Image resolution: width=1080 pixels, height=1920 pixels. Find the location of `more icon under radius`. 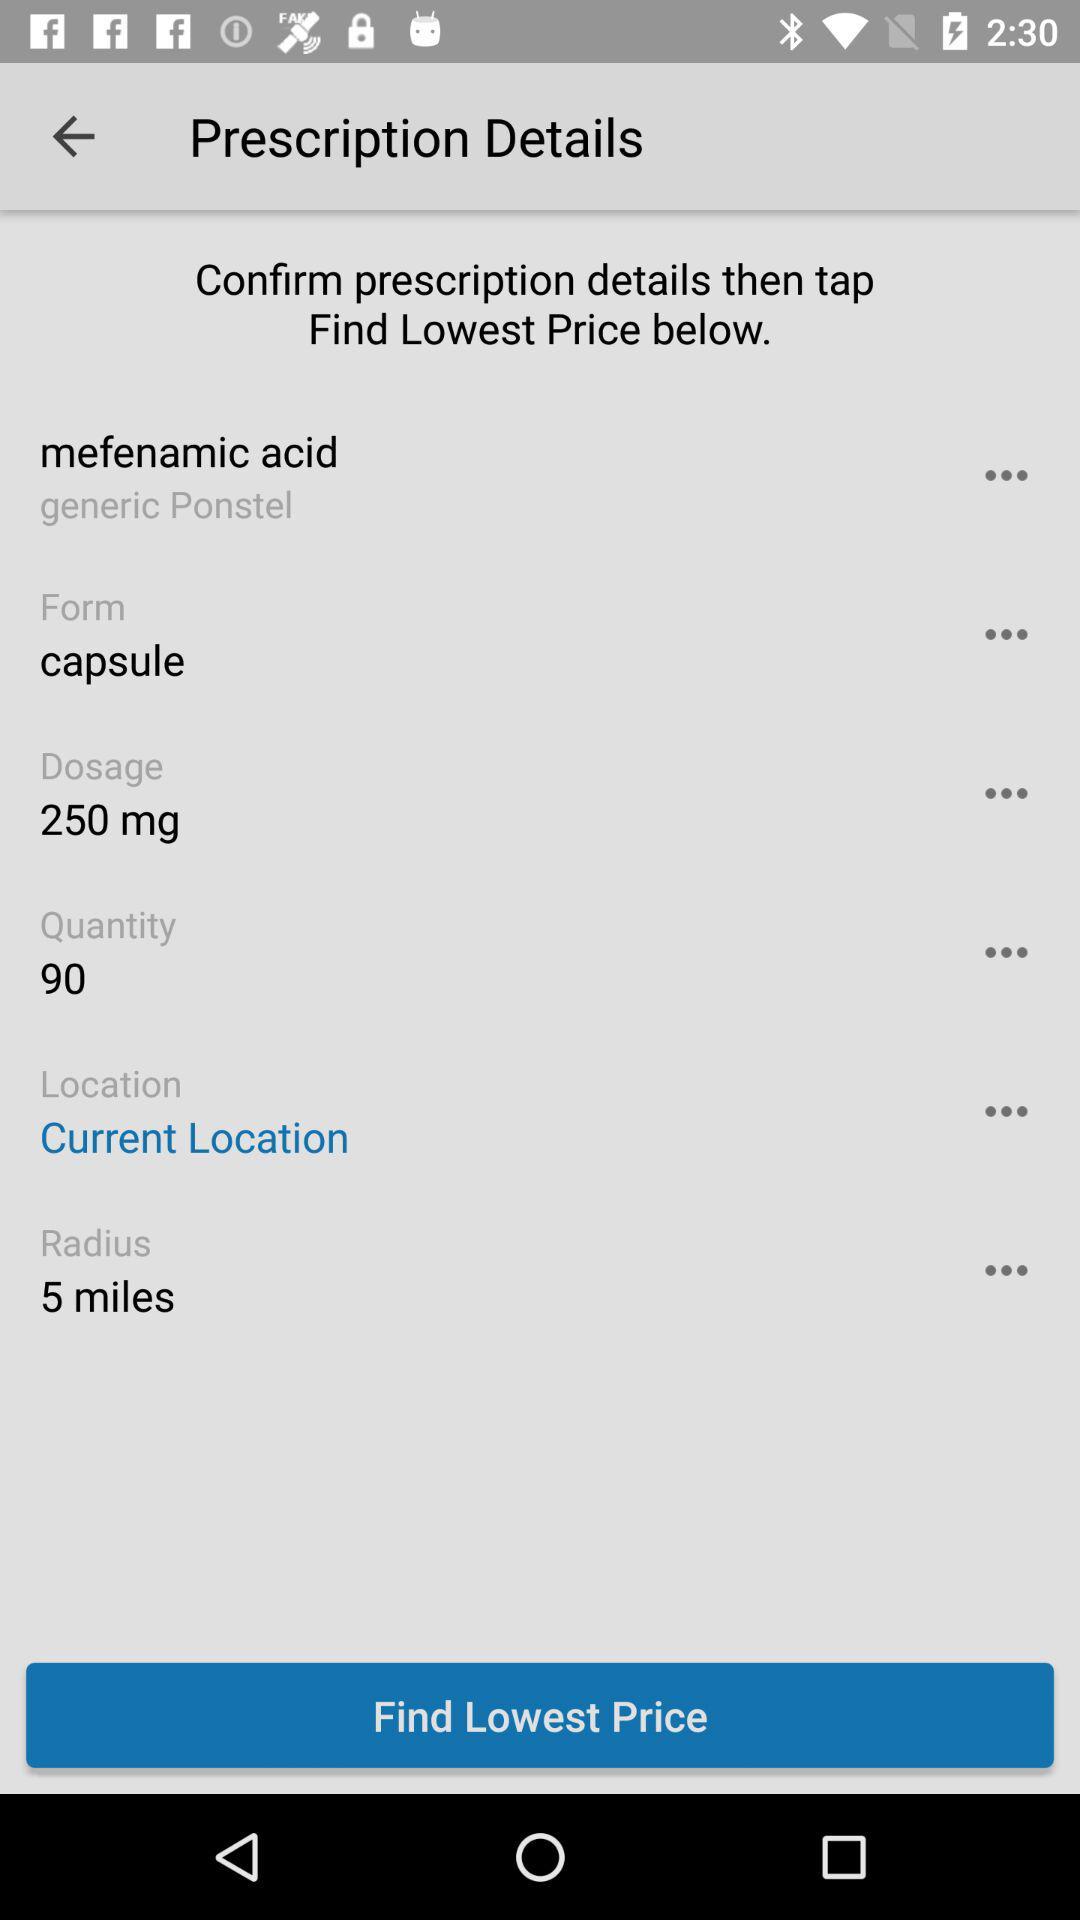

more icon under radius is located at coordinates (1006, 1269).